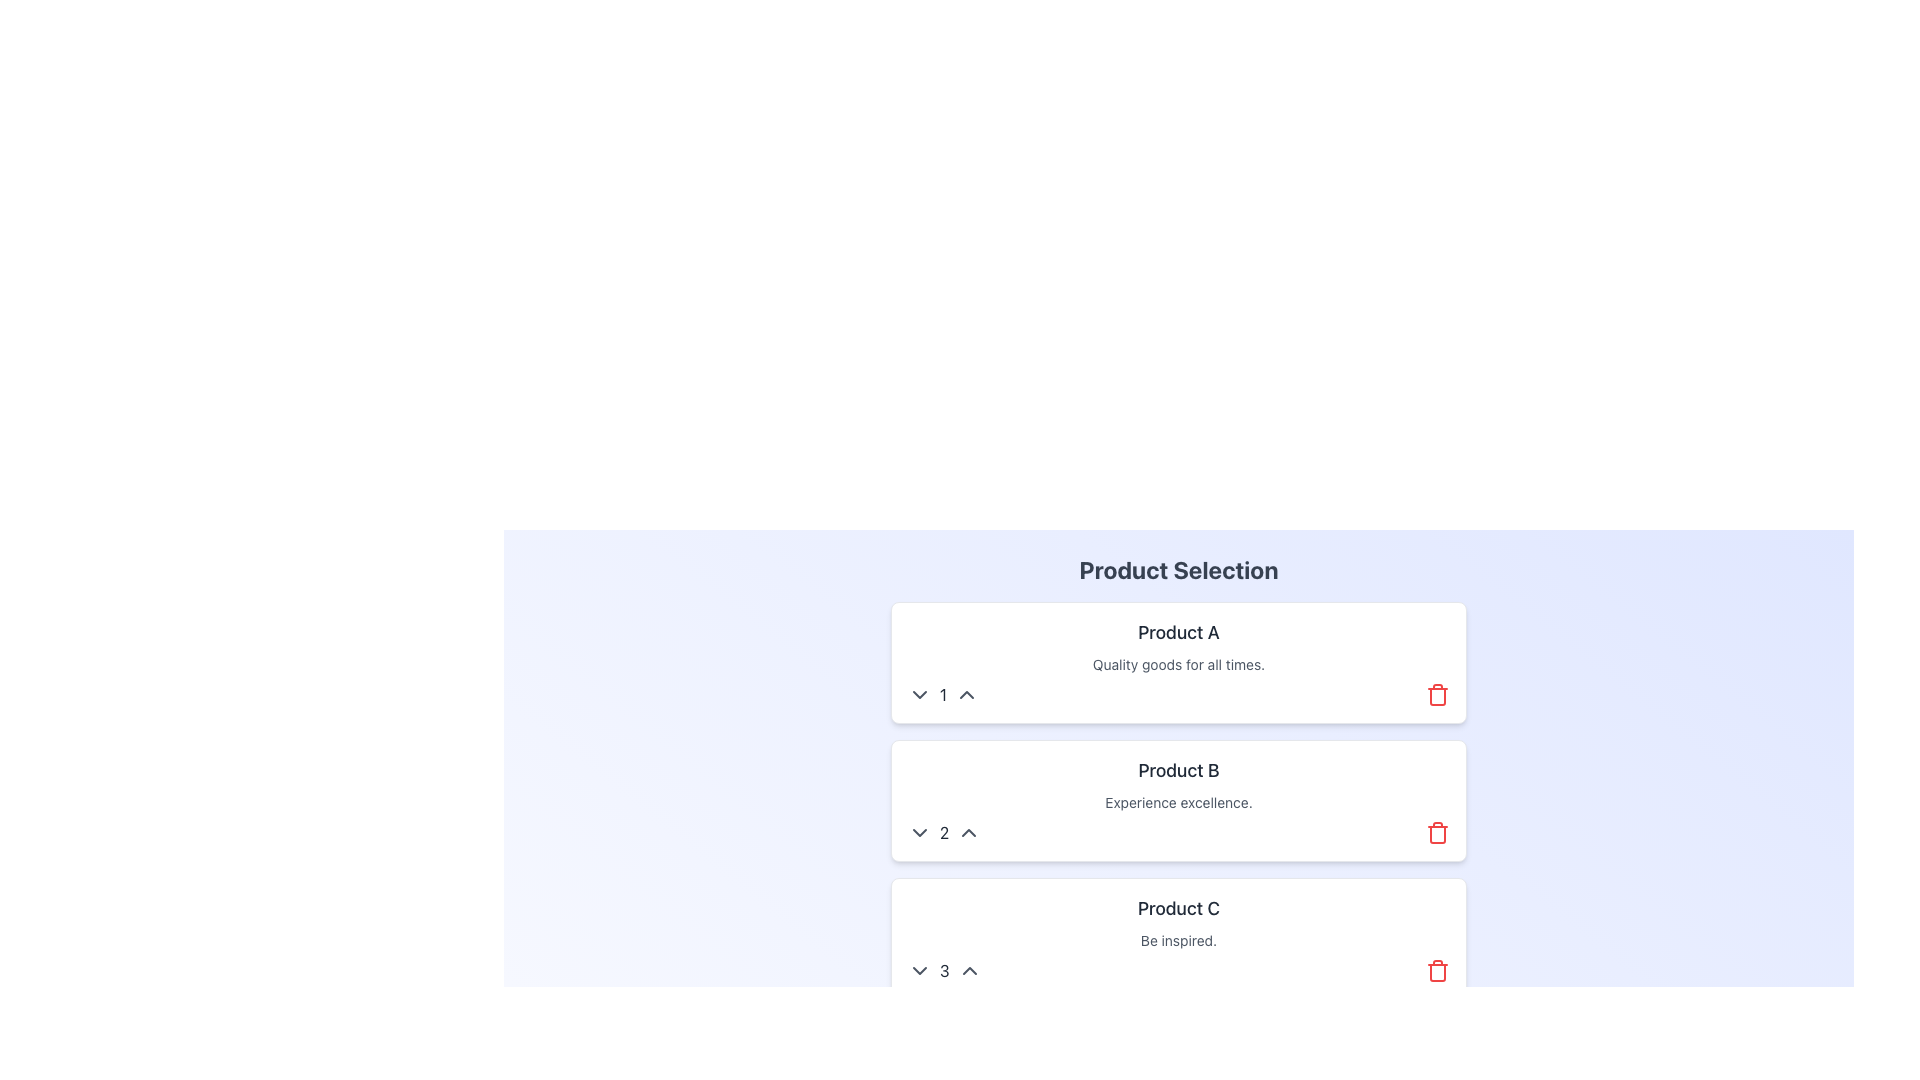 The width and height of the screenshot is (1920, 1080). I want to click on the red-bordered trash can button located to the far-right of Product B in the list, so click(1437, 833).